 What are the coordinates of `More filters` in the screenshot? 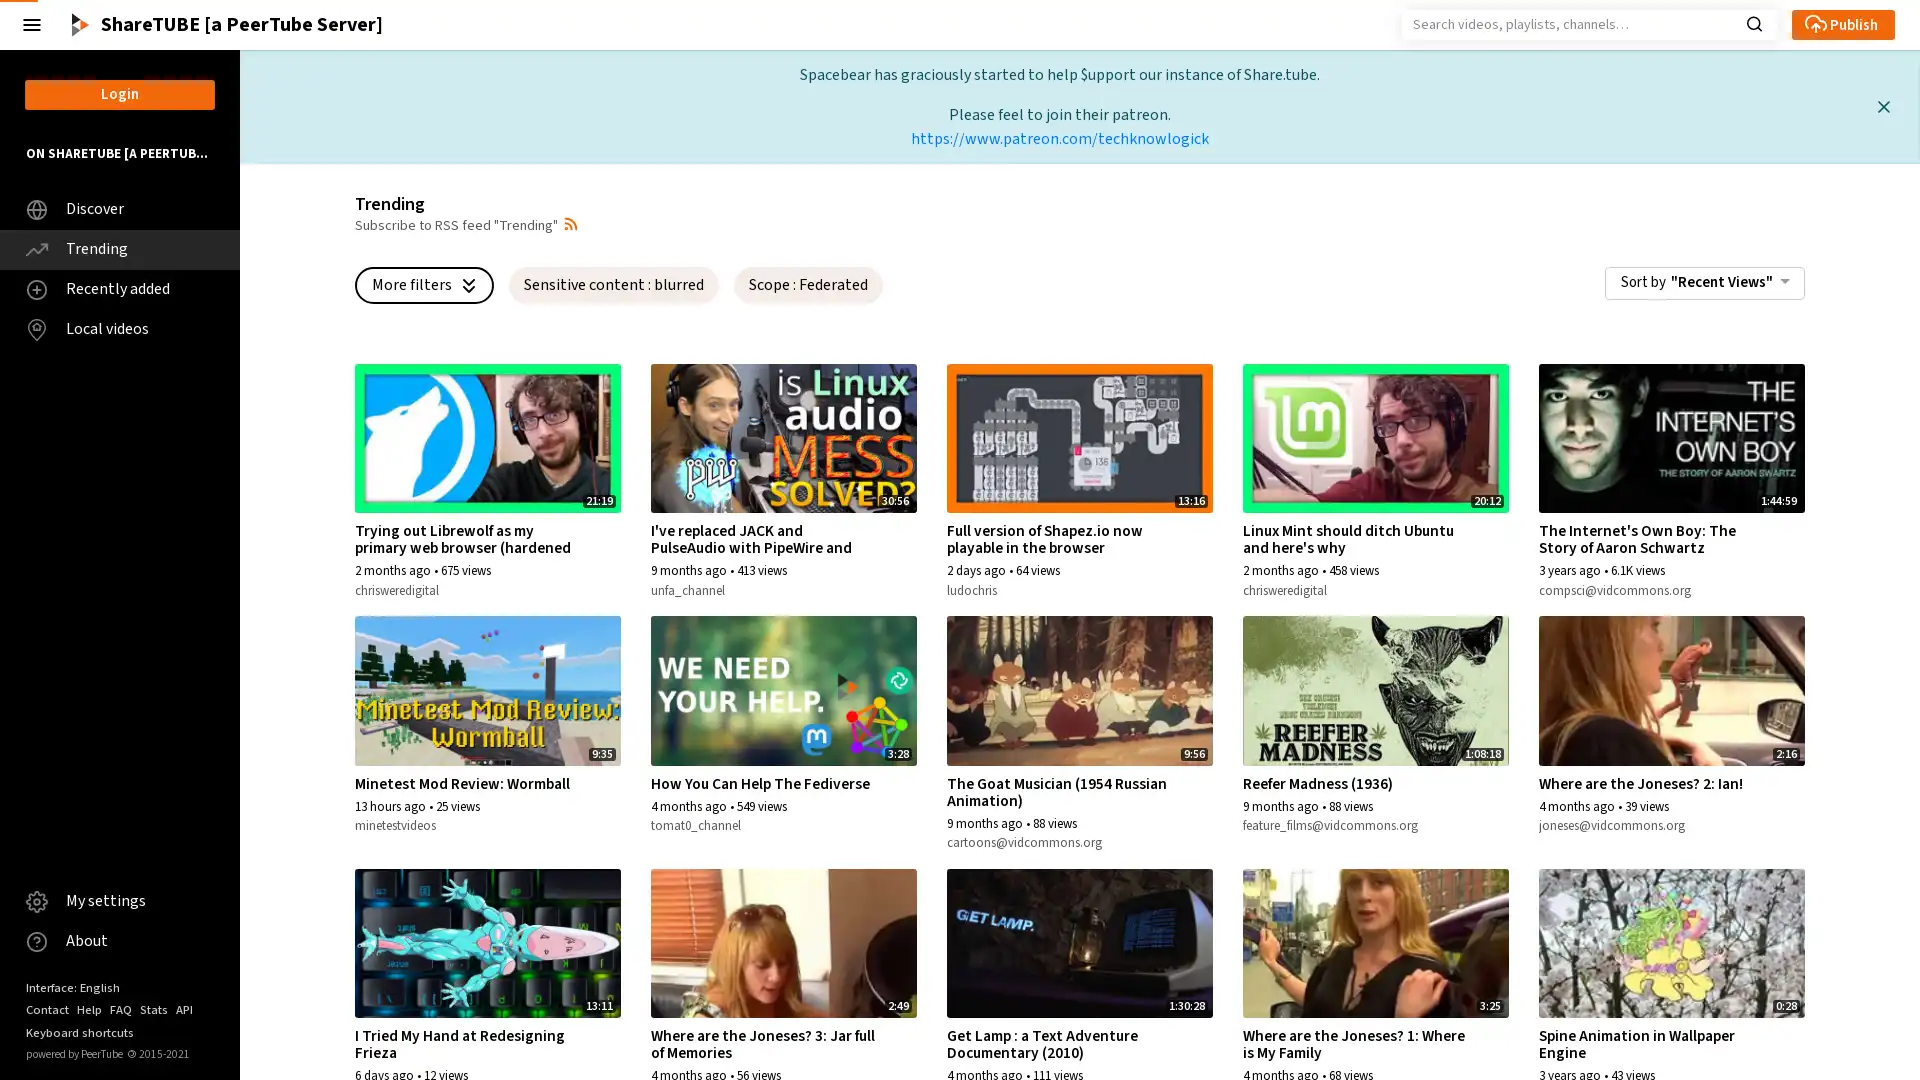 It's located at (423, 284).